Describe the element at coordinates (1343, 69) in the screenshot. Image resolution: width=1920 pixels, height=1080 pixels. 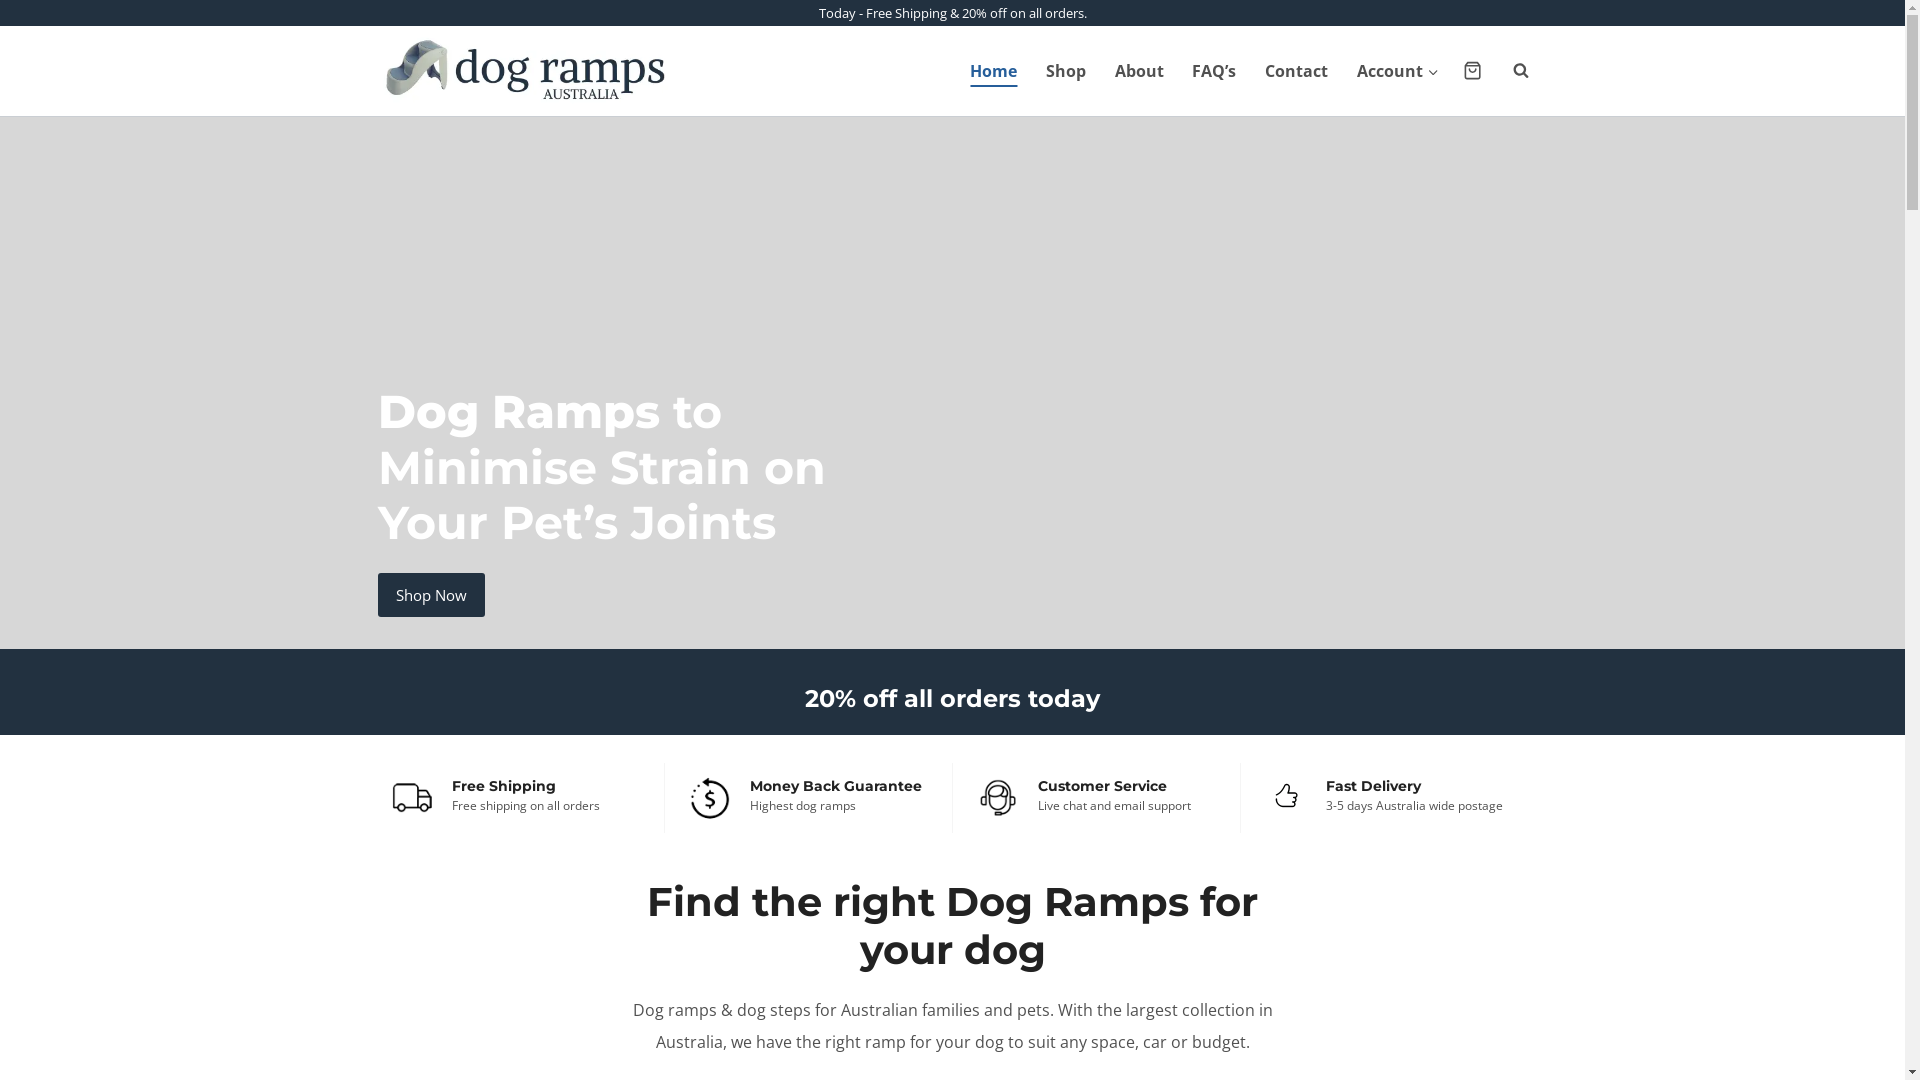
I see `'Account'` at that location.